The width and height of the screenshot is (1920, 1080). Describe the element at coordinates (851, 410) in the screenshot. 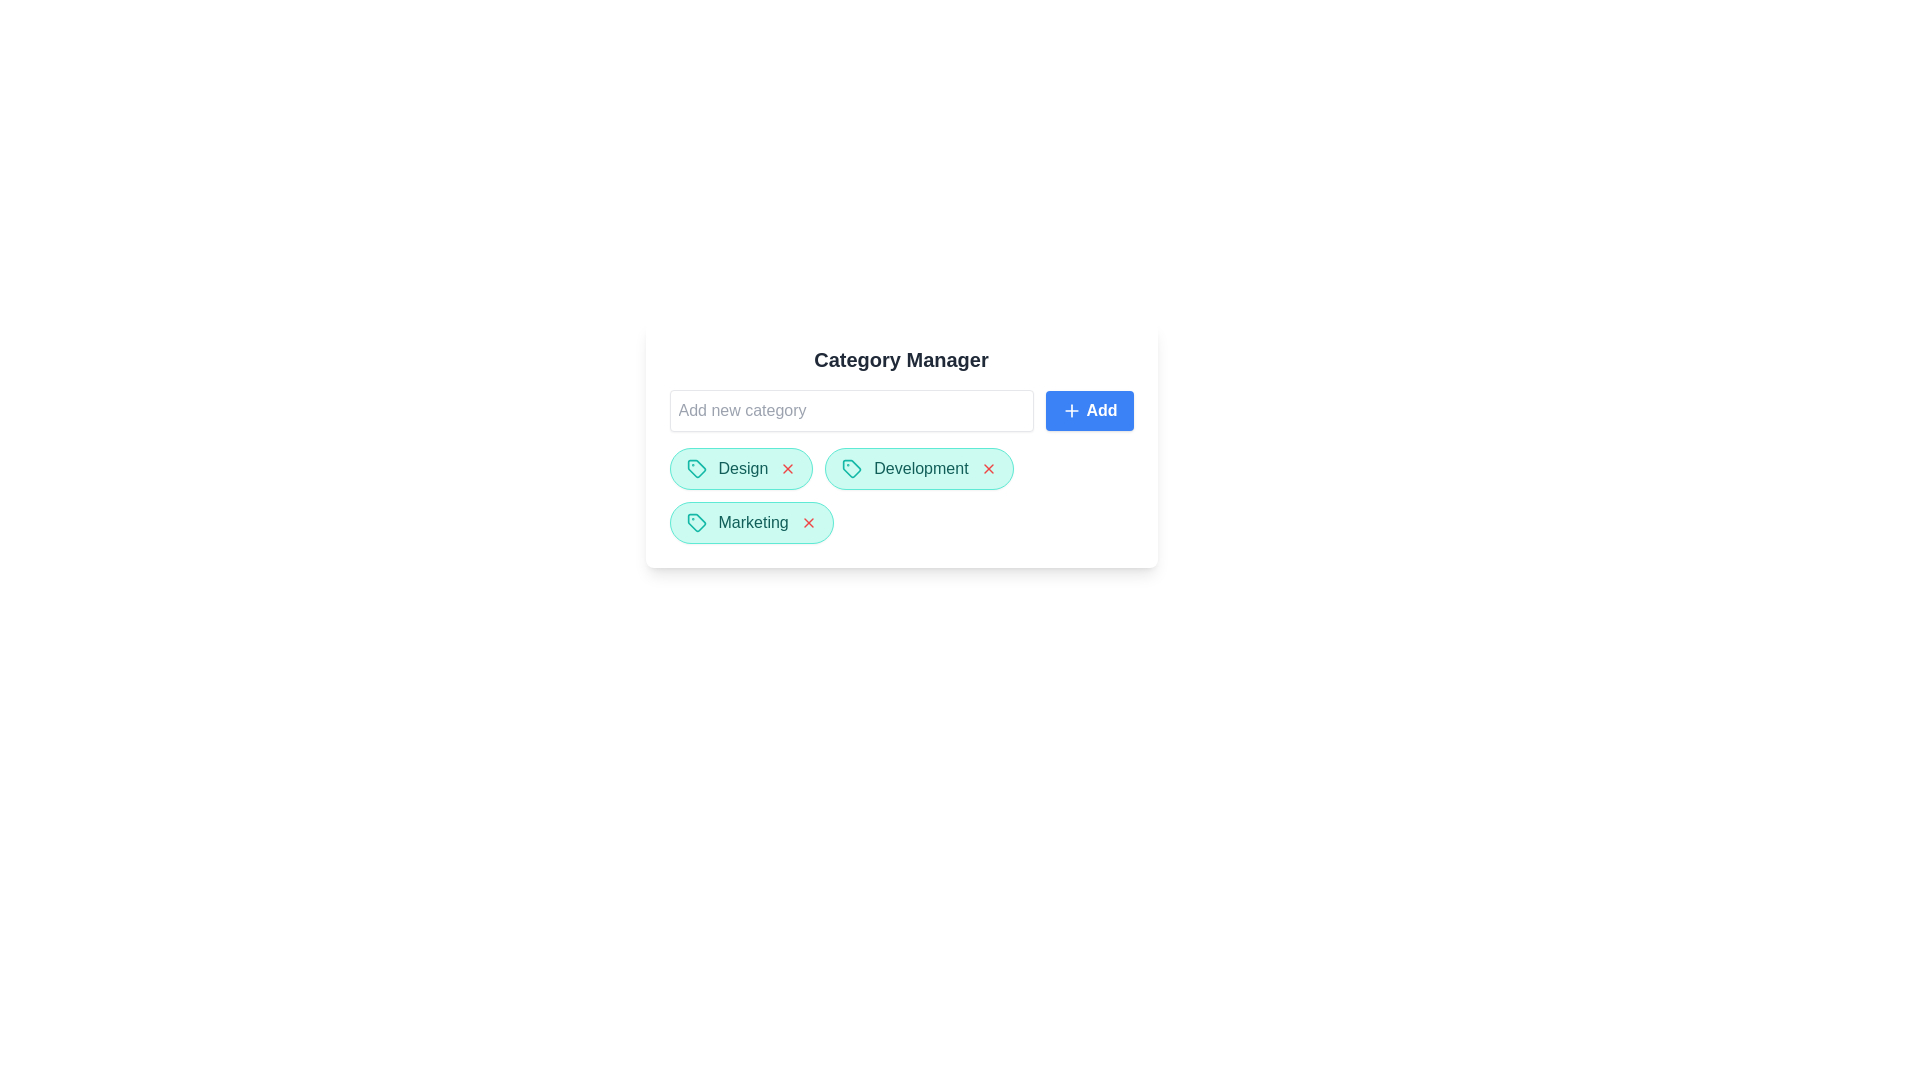

I see `the input field and type the desired text` at that location.